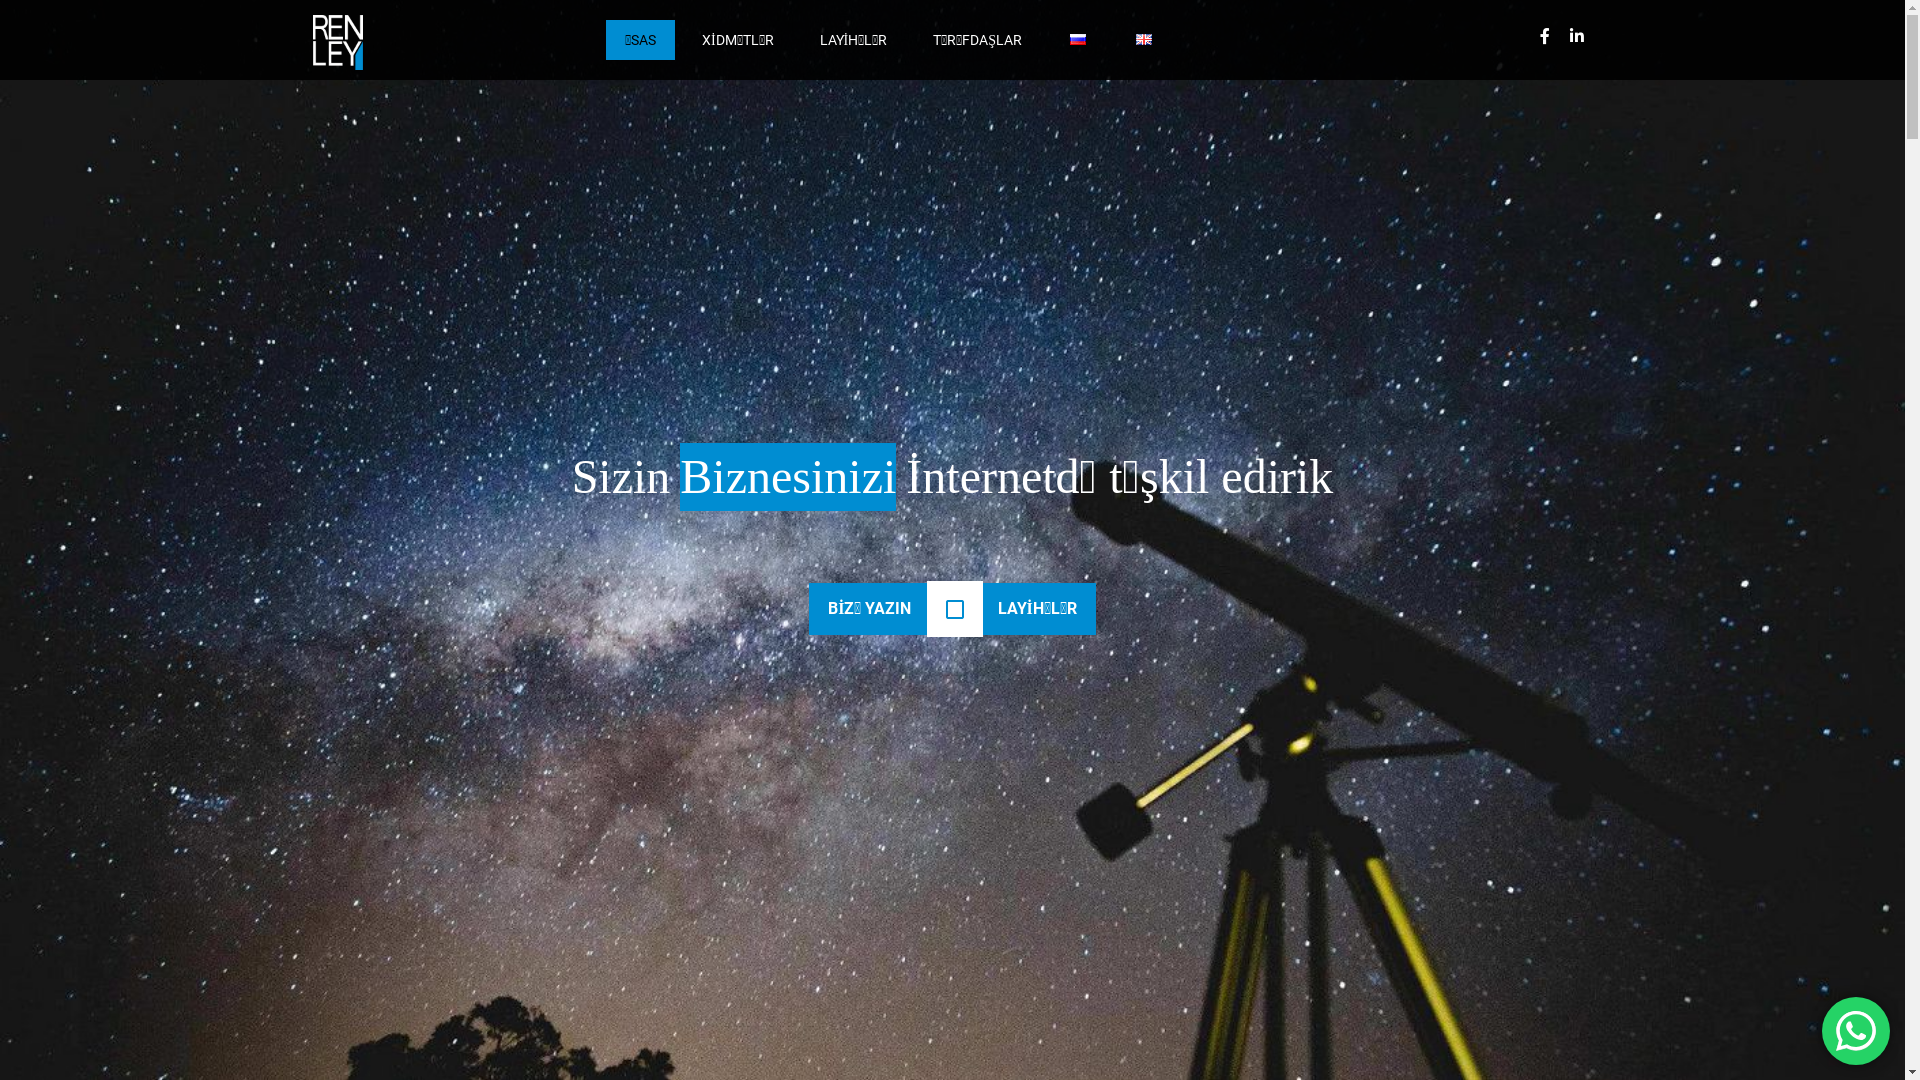 Image resolution: width=1920 pixels, height=1080 pixels. Describe the element at coordinates (1855, 1030) in the screenshot. I see `'WhatsApp us'` at that location.